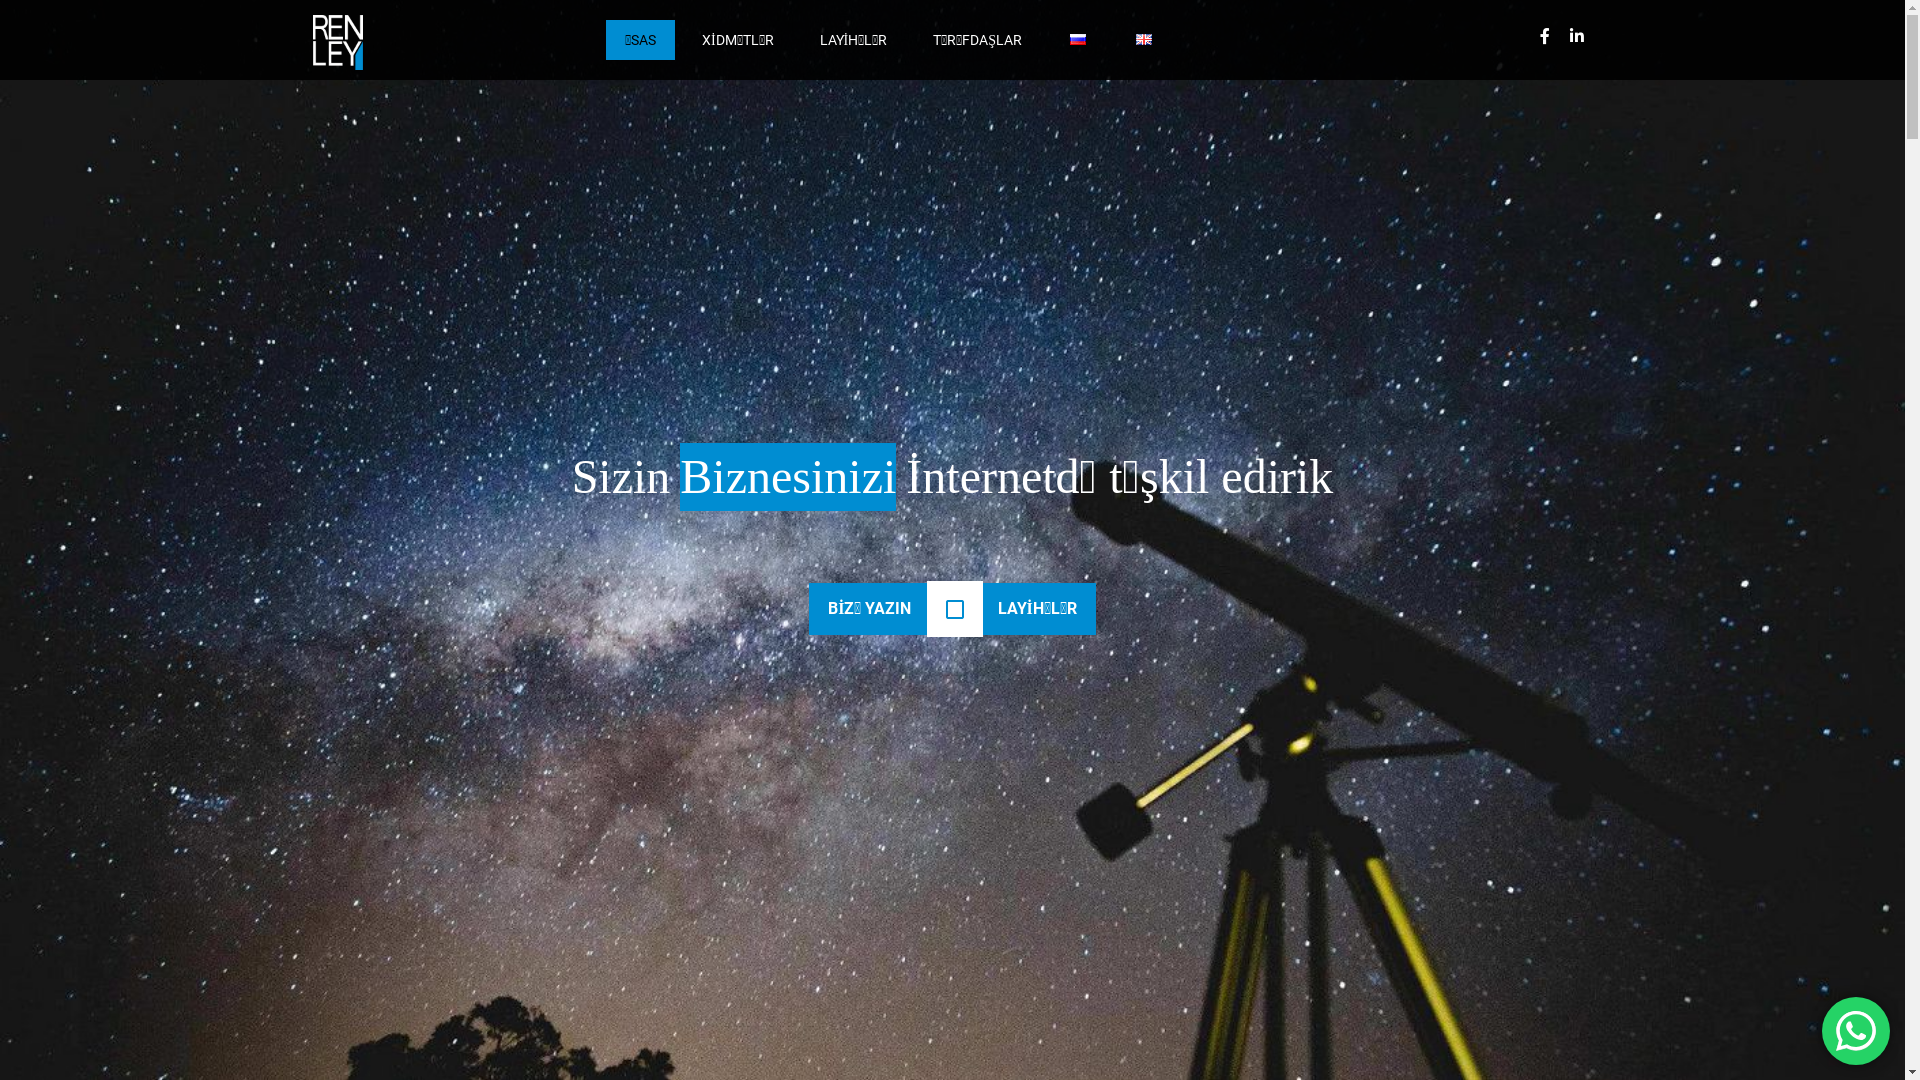 Image resolution: width=1920 pixels, height=1080 pixels. Describe the element at coordinates (1855, 1030) in the screenshot. I see `'WhatsApp us'` at that location.